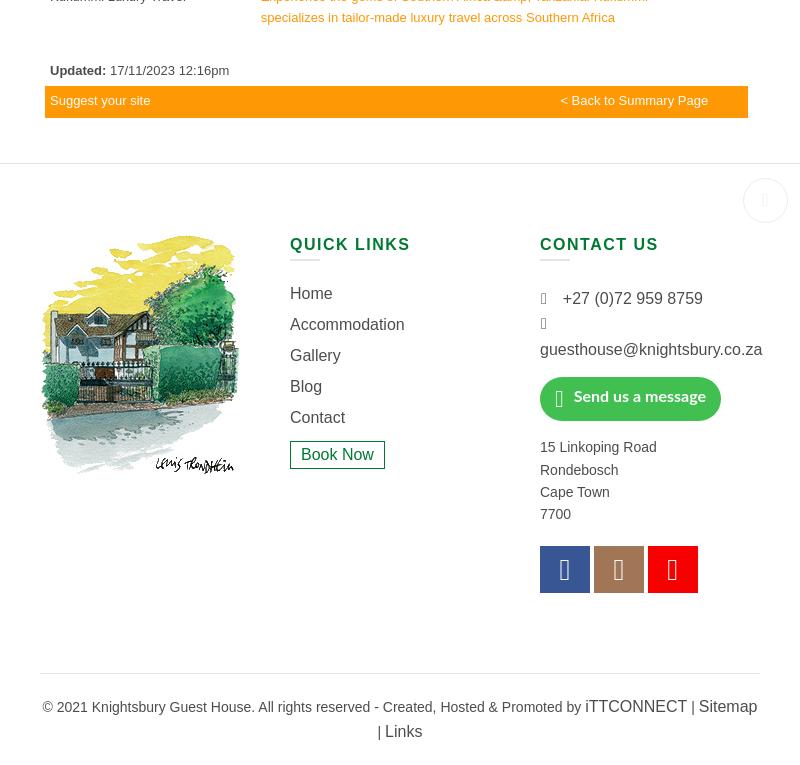 Image resolution: width=800 pixels, height=765 pixels. Describe the element at coordinates (555, 513) in the screenshot. I see `'7700'` at that location.